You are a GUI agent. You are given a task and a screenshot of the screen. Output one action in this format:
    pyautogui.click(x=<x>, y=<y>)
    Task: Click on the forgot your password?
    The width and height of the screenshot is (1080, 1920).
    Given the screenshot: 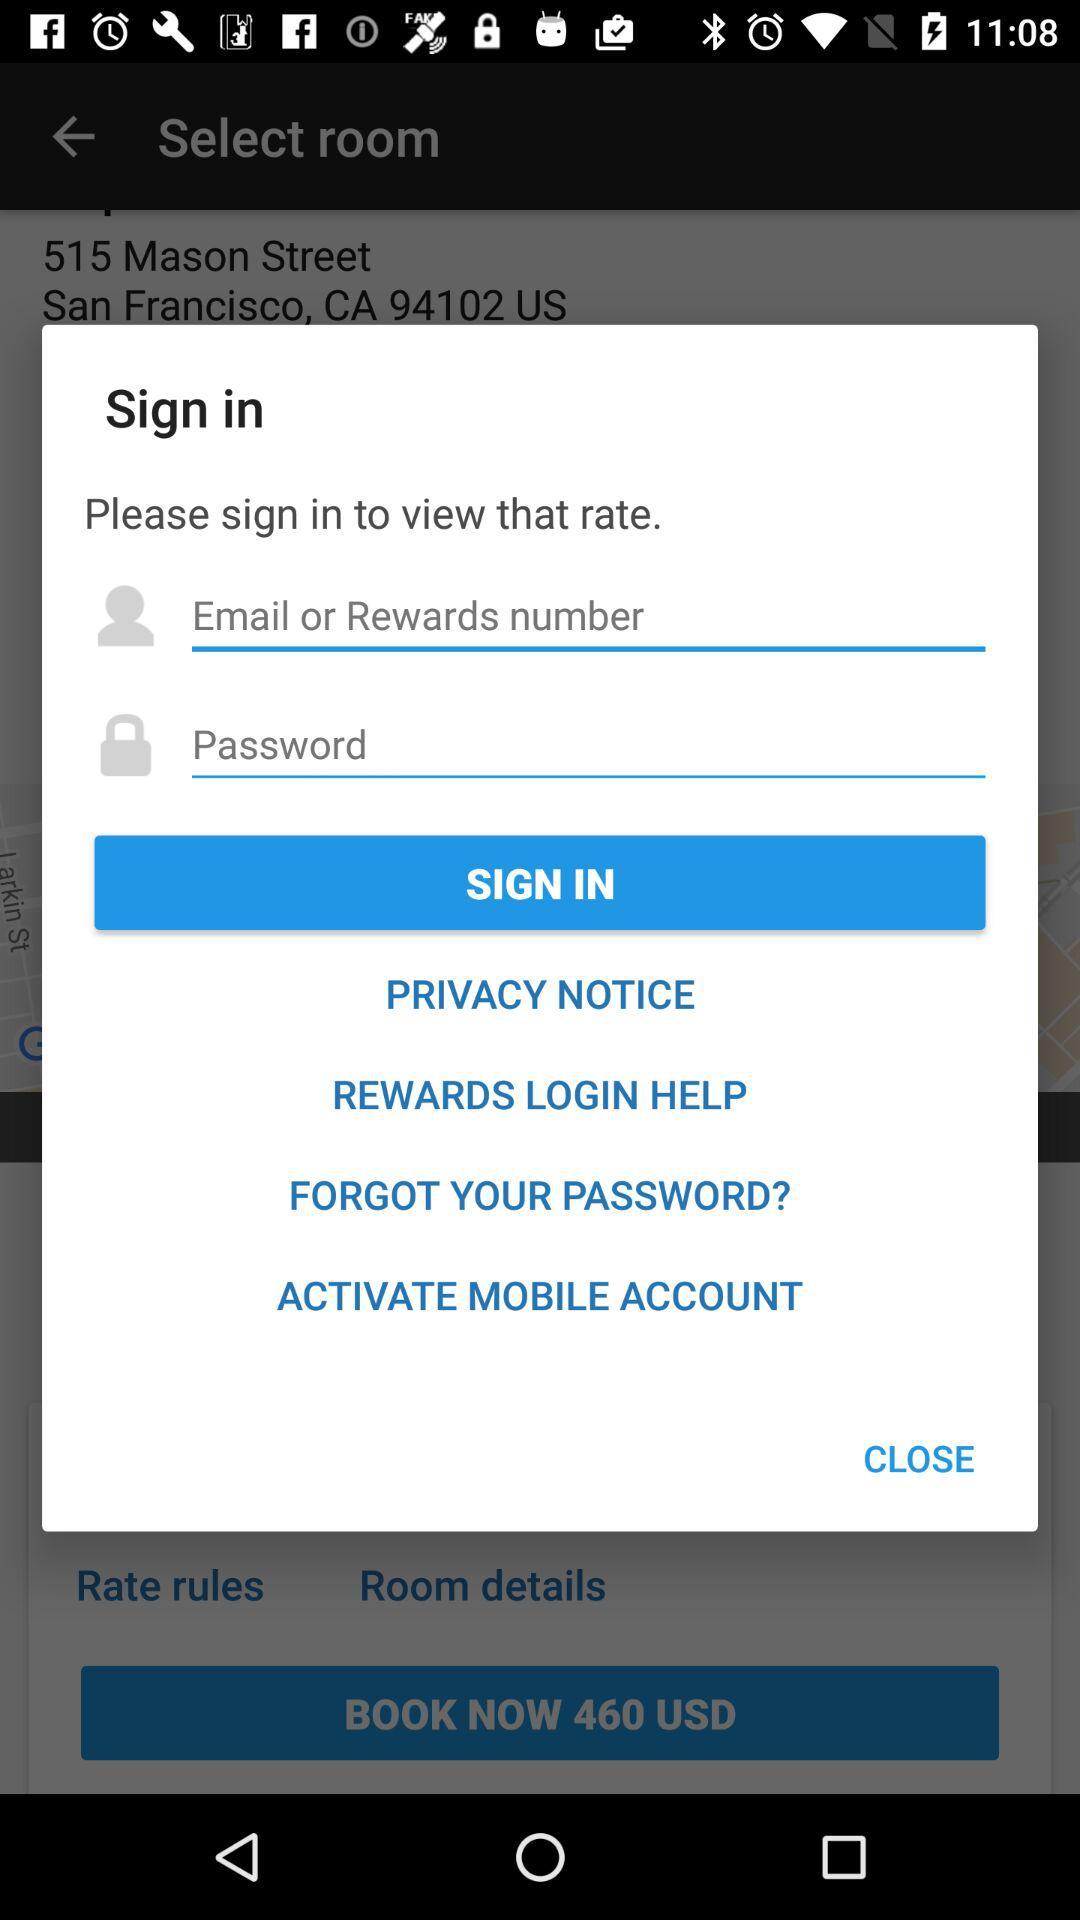 What is the action you would take?
    pyautogui.click(x=540, y=1194)
    